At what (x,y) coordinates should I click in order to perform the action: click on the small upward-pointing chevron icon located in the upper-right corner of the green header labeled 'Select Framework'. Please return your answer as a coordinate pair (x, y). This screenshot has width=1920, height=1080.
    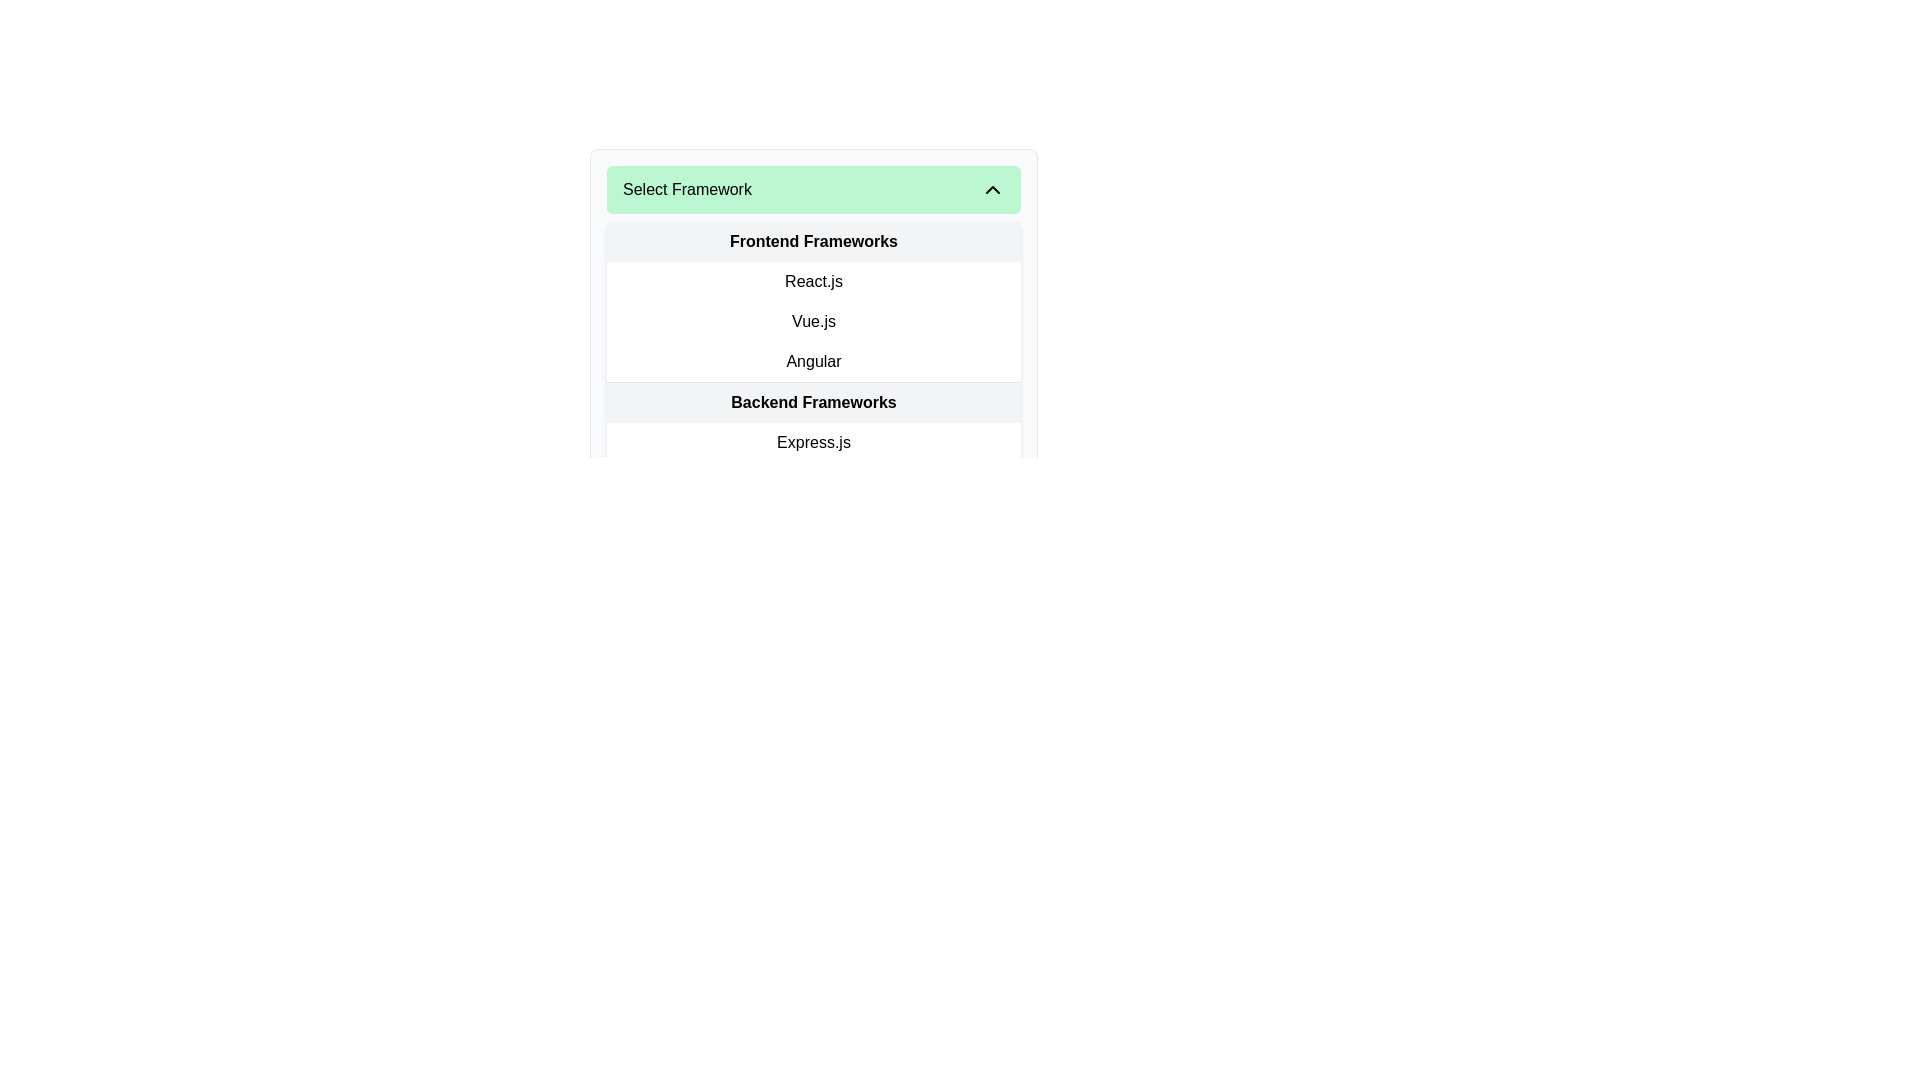
    Looking at the image, I should click on (993, 189).